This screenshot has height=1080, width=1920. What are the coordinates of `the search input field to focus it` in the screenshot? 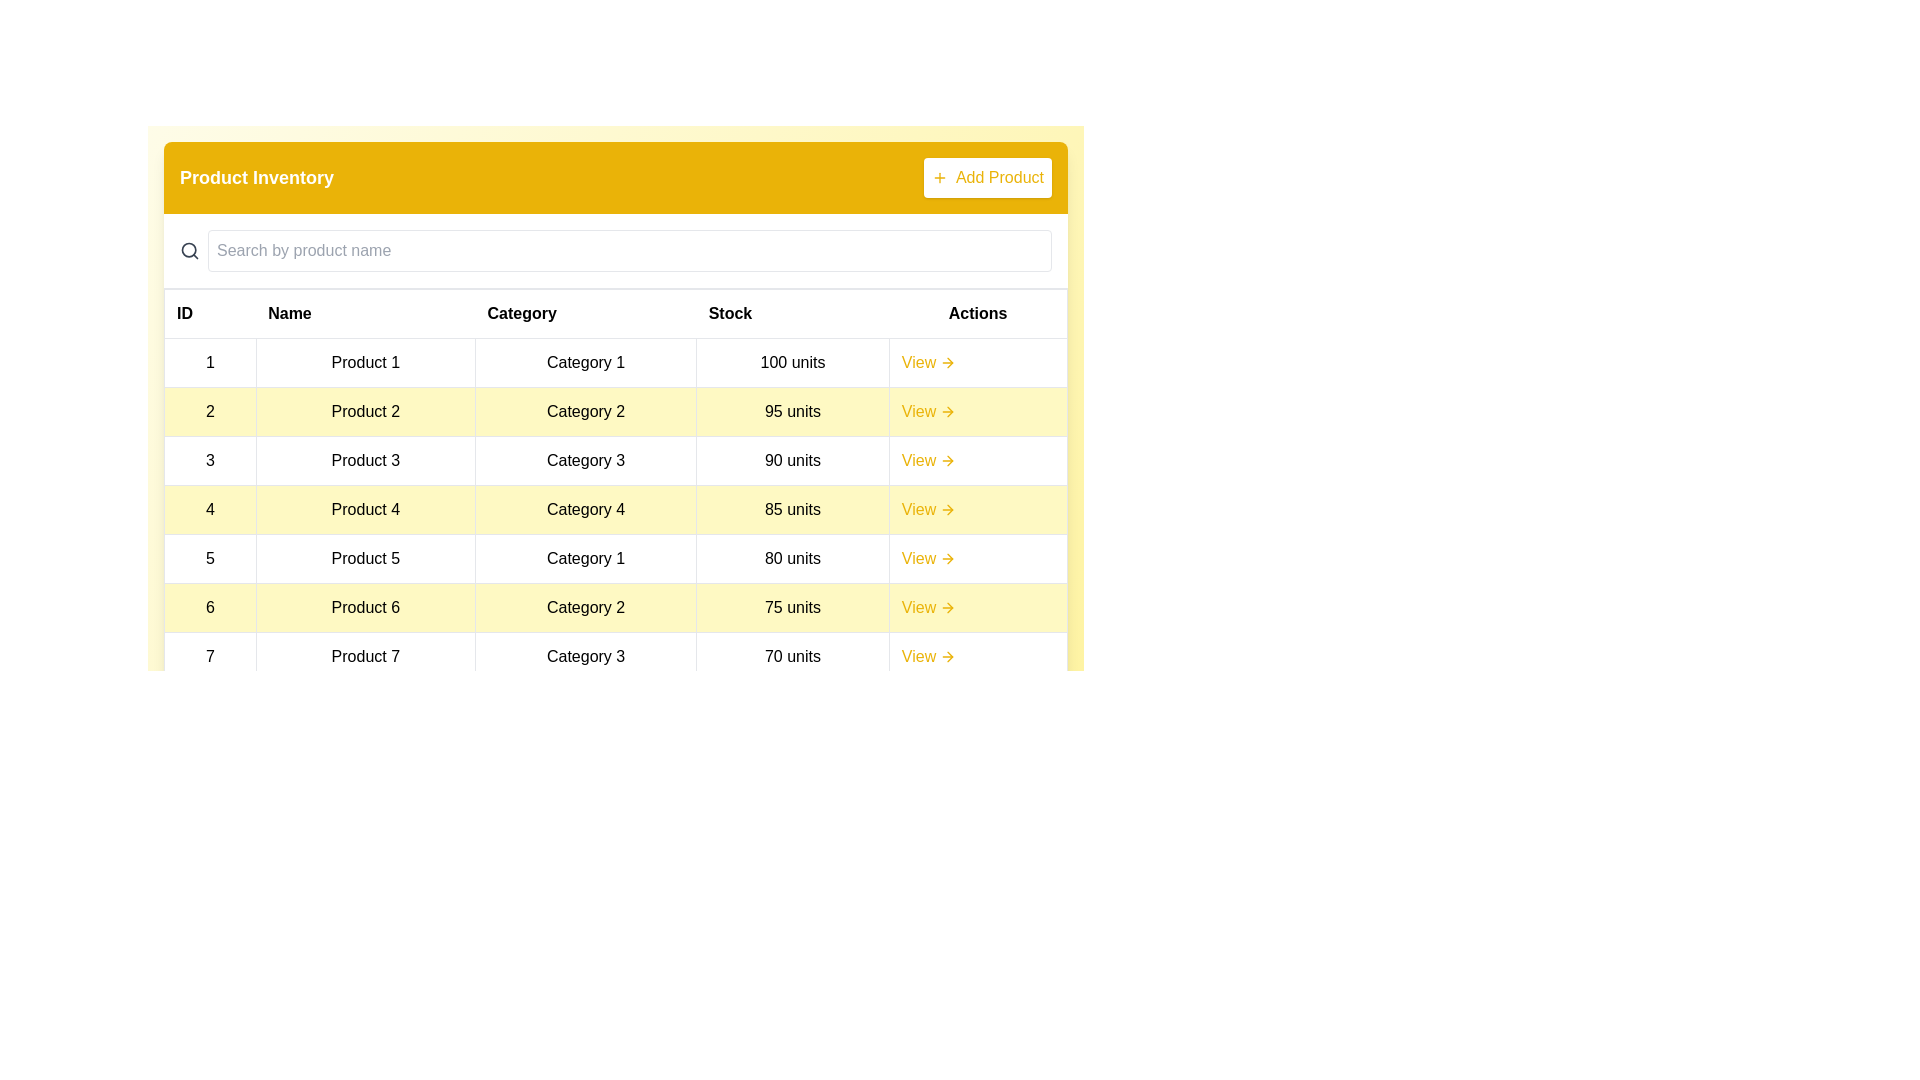 It's located at (628, 249).